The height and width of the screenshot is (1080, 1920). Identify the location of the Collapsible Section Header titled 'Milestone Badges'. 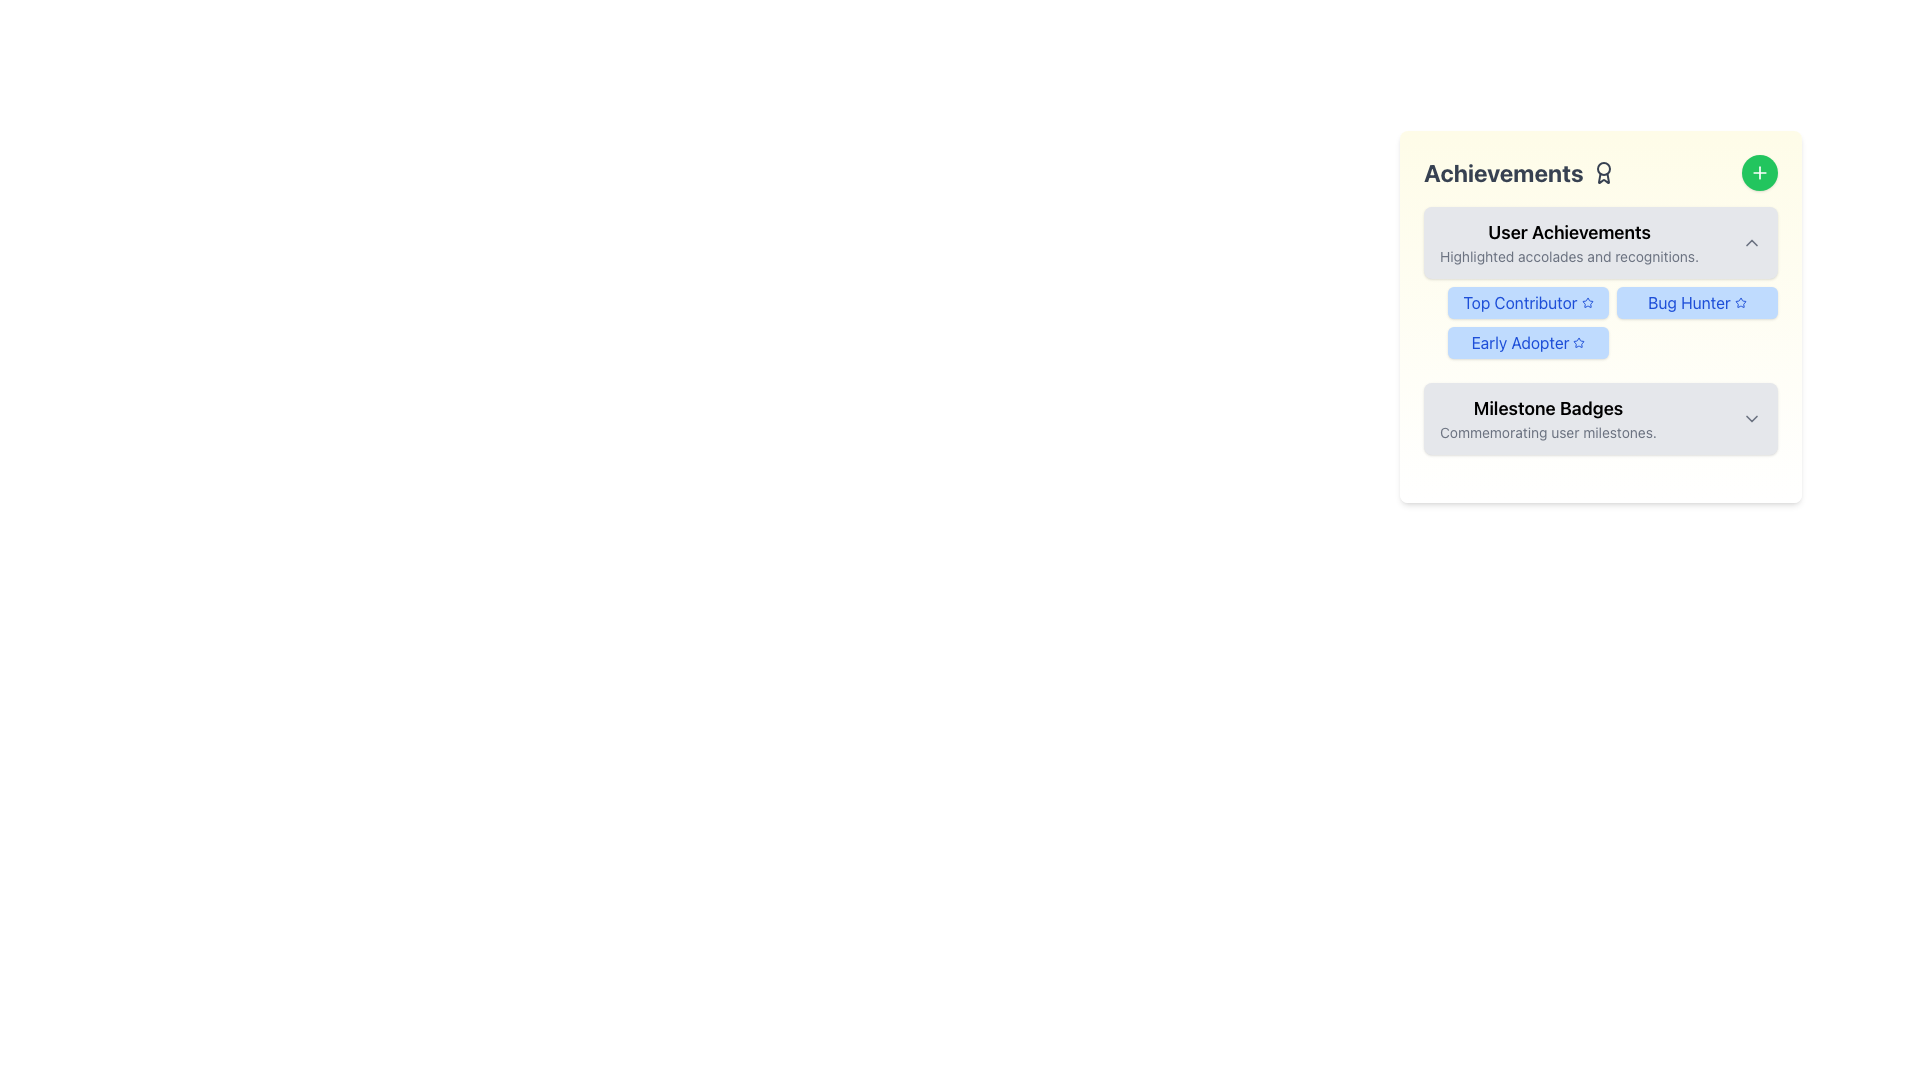
(1601, 418).